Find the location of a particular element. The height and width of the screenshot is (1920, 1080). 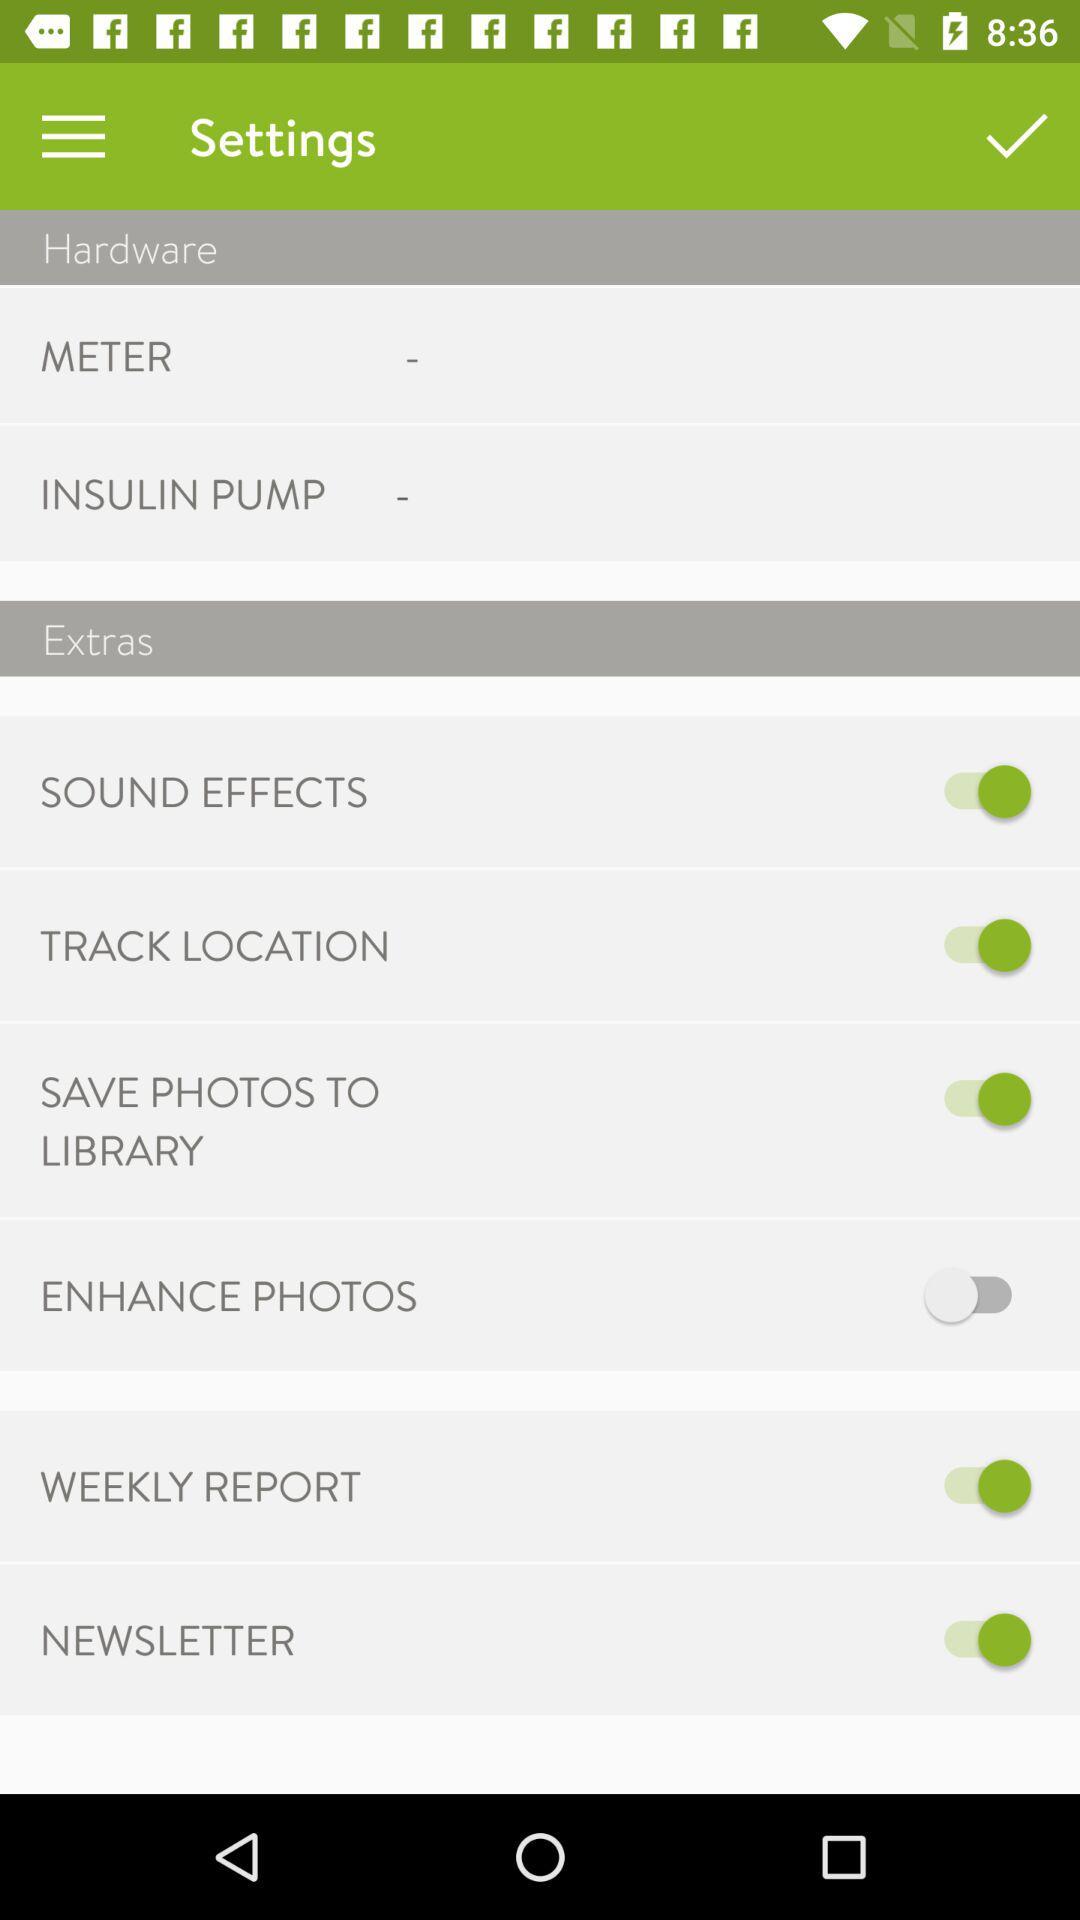

the item to the right of the save photos to item is located at coordinates (747, 1098).